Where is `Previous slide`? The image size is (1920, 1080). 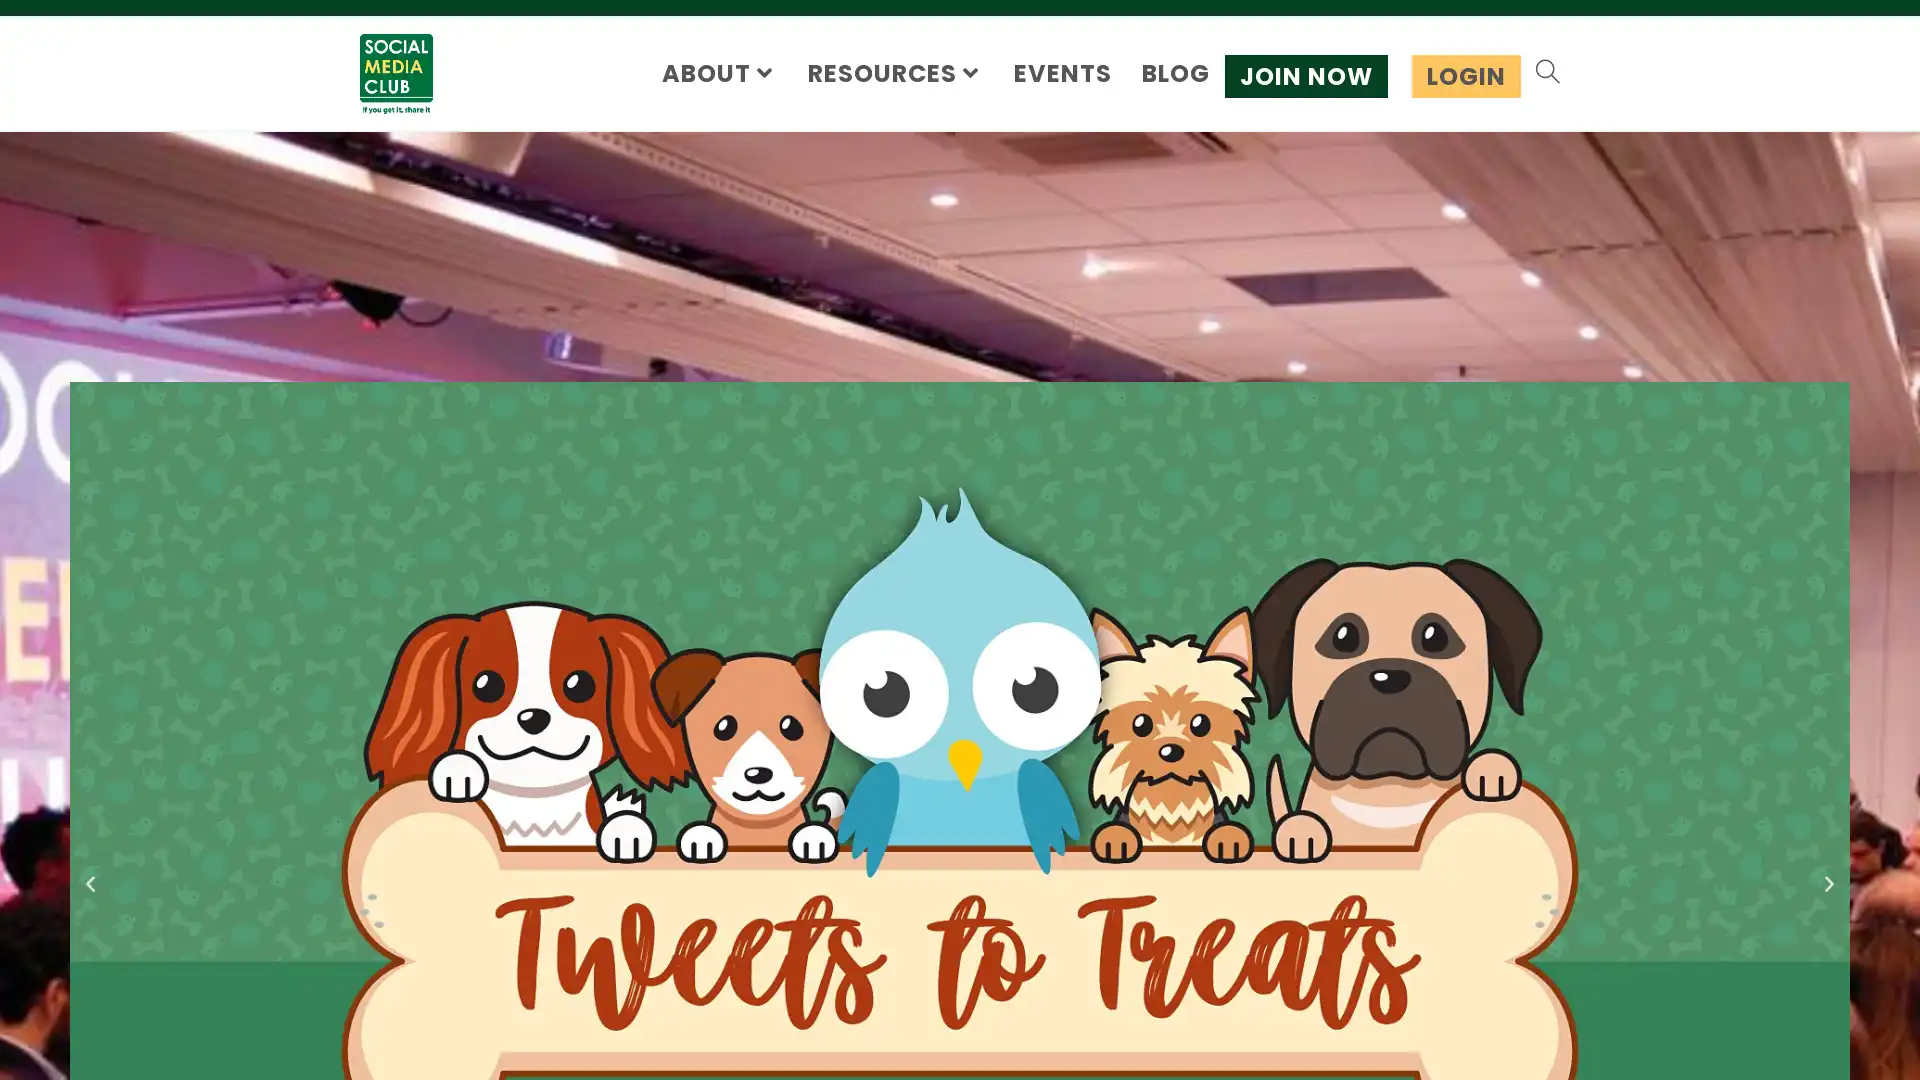
Previous slide is located at coordinates (89, 881).